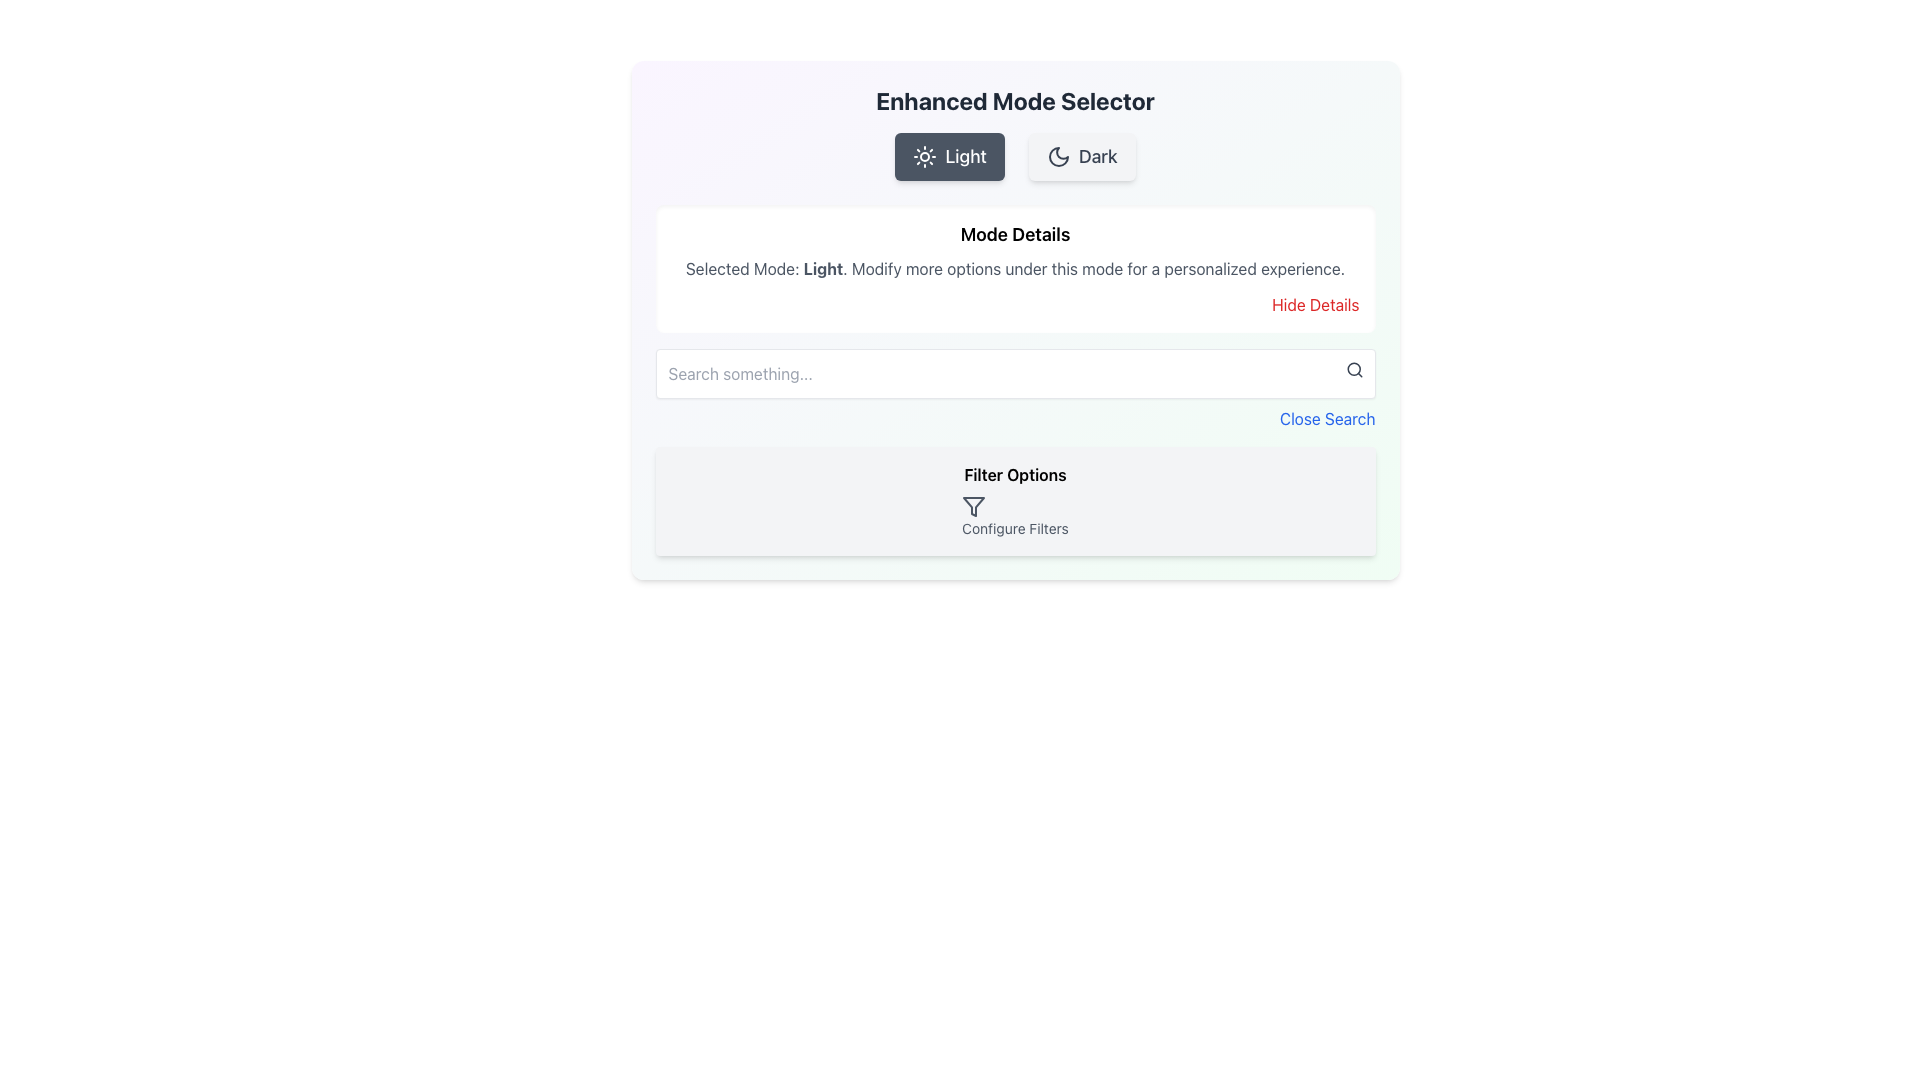 This screenshot has height=1080, width=1920. Describe the element at coordinates (949, 156) in the screenshot. I see `the 'Light' button, which is a rectangular button with rounded corners, dark gray background, and white text` at that location.